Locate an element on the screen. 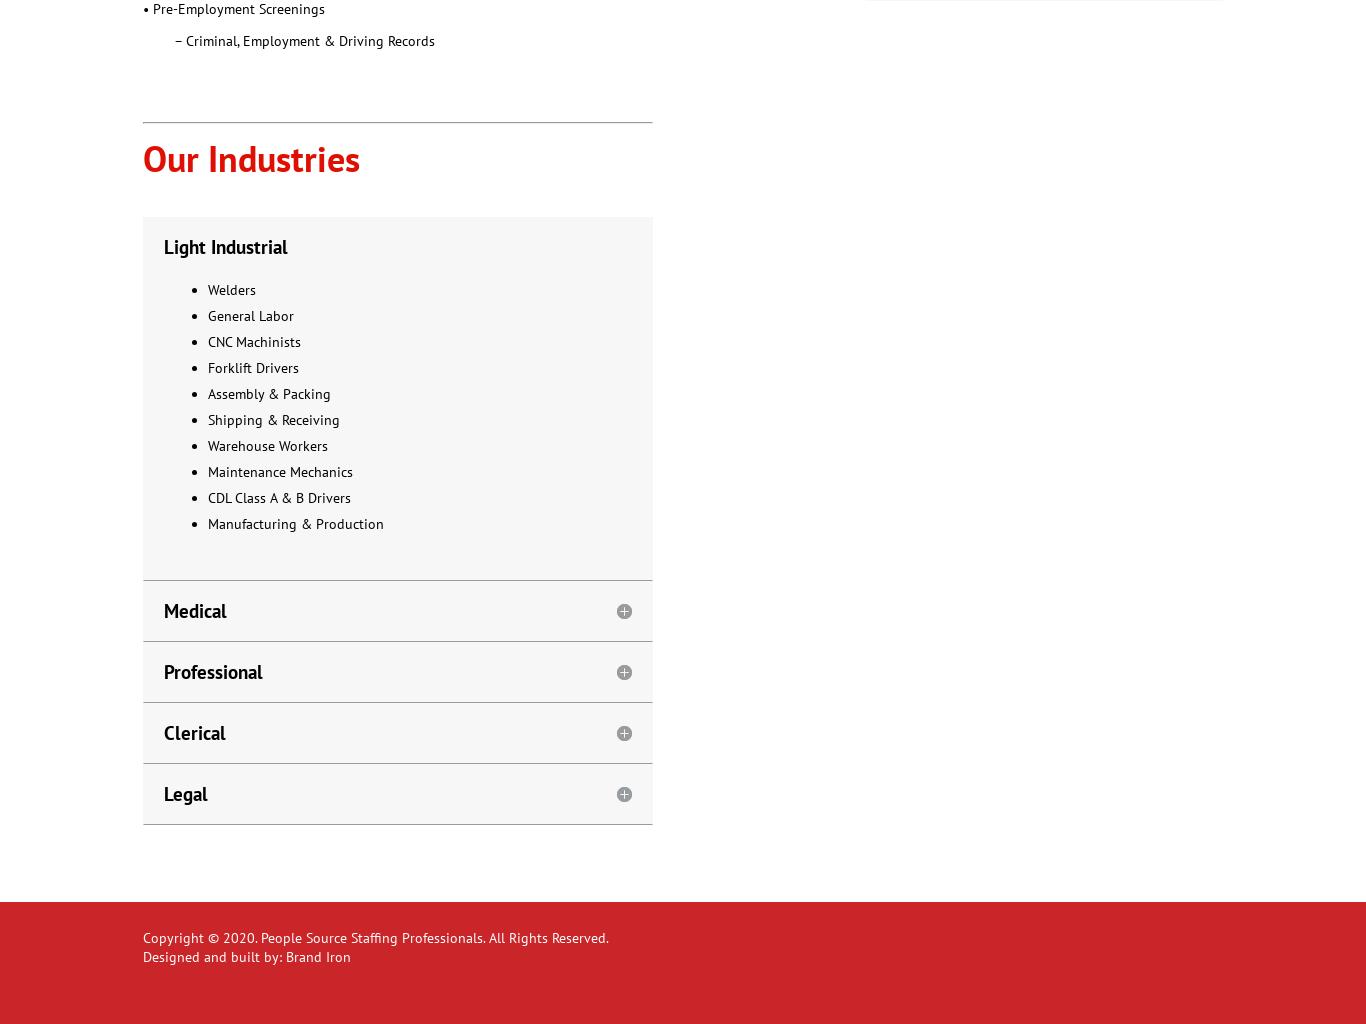 The width and height of the screenshot is (1366, 1024). 'Designed and built by:' is located at coordinates (142, 956).